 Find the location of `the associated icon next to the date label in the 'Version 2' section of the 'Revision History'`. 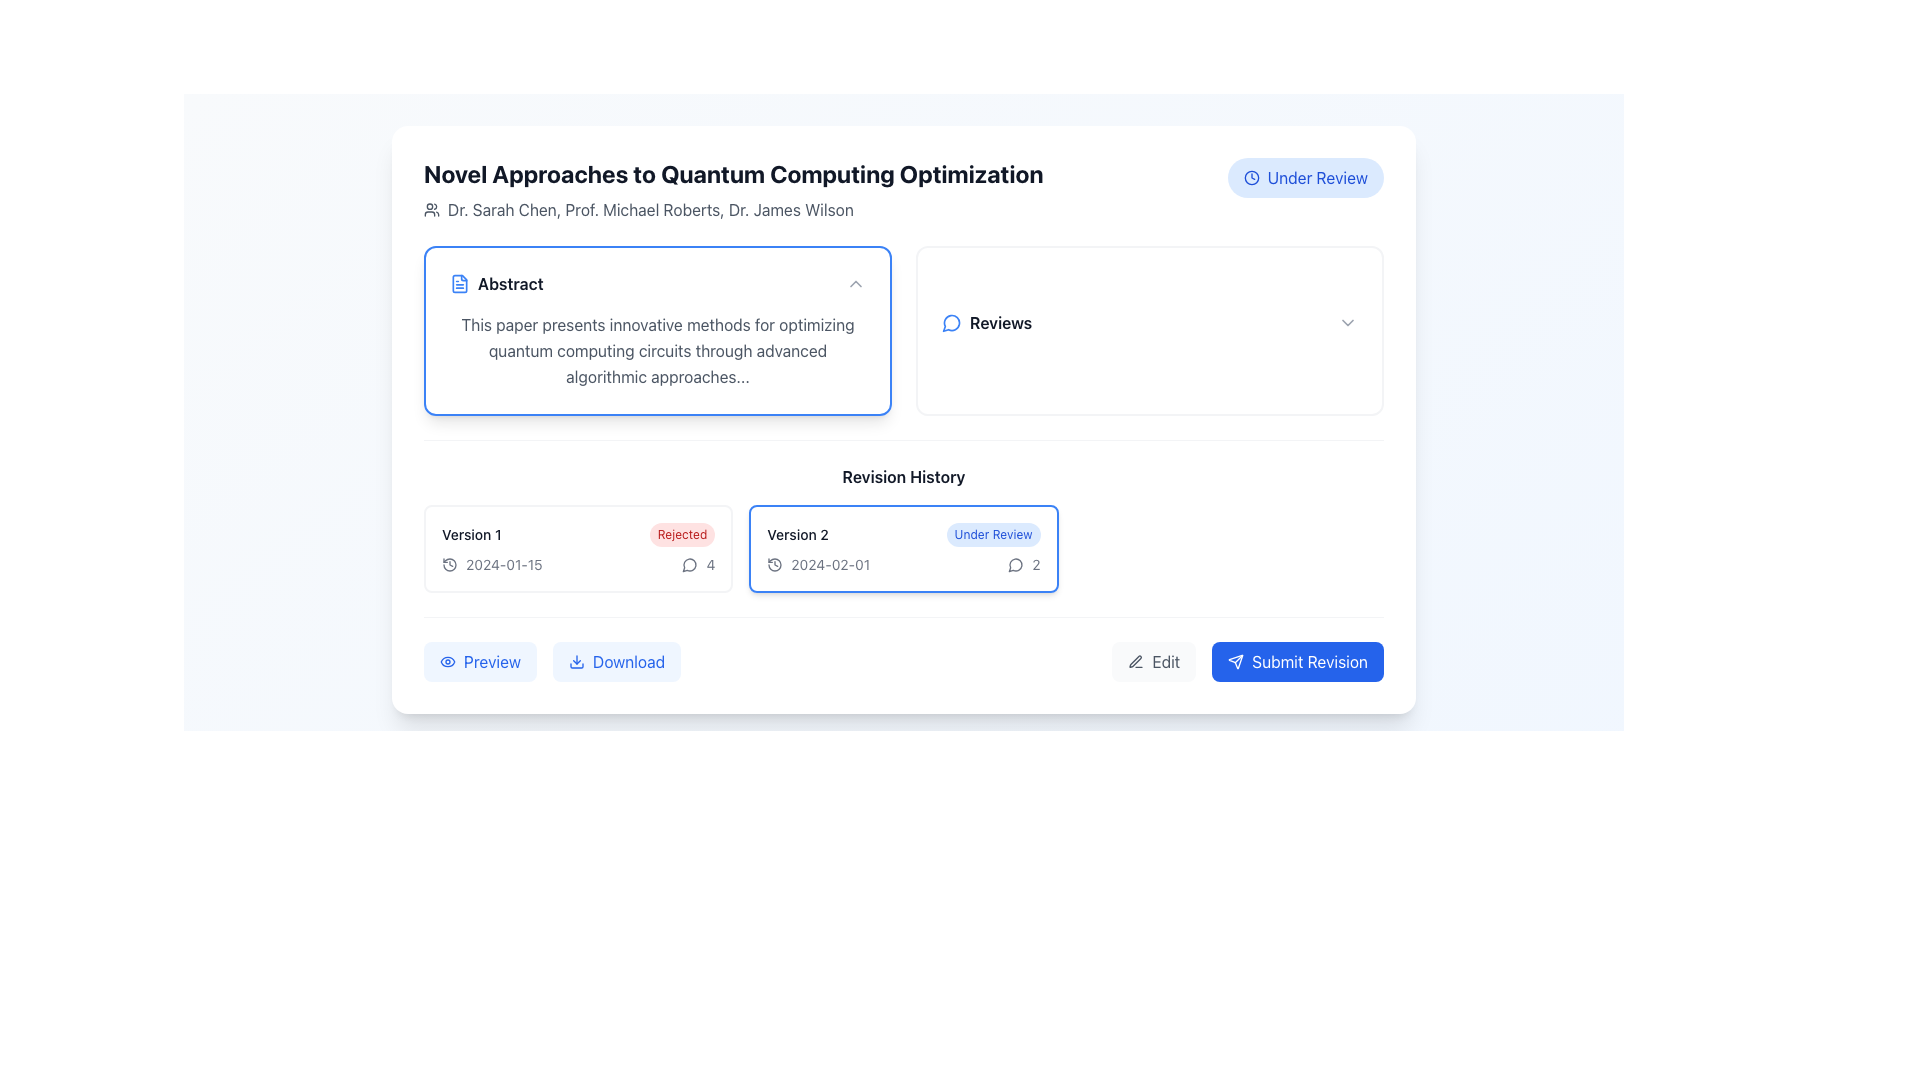

the associated icon next to the date label in the 'Version 2' section of the 'Revision History' is located at coordinates (818, 564).